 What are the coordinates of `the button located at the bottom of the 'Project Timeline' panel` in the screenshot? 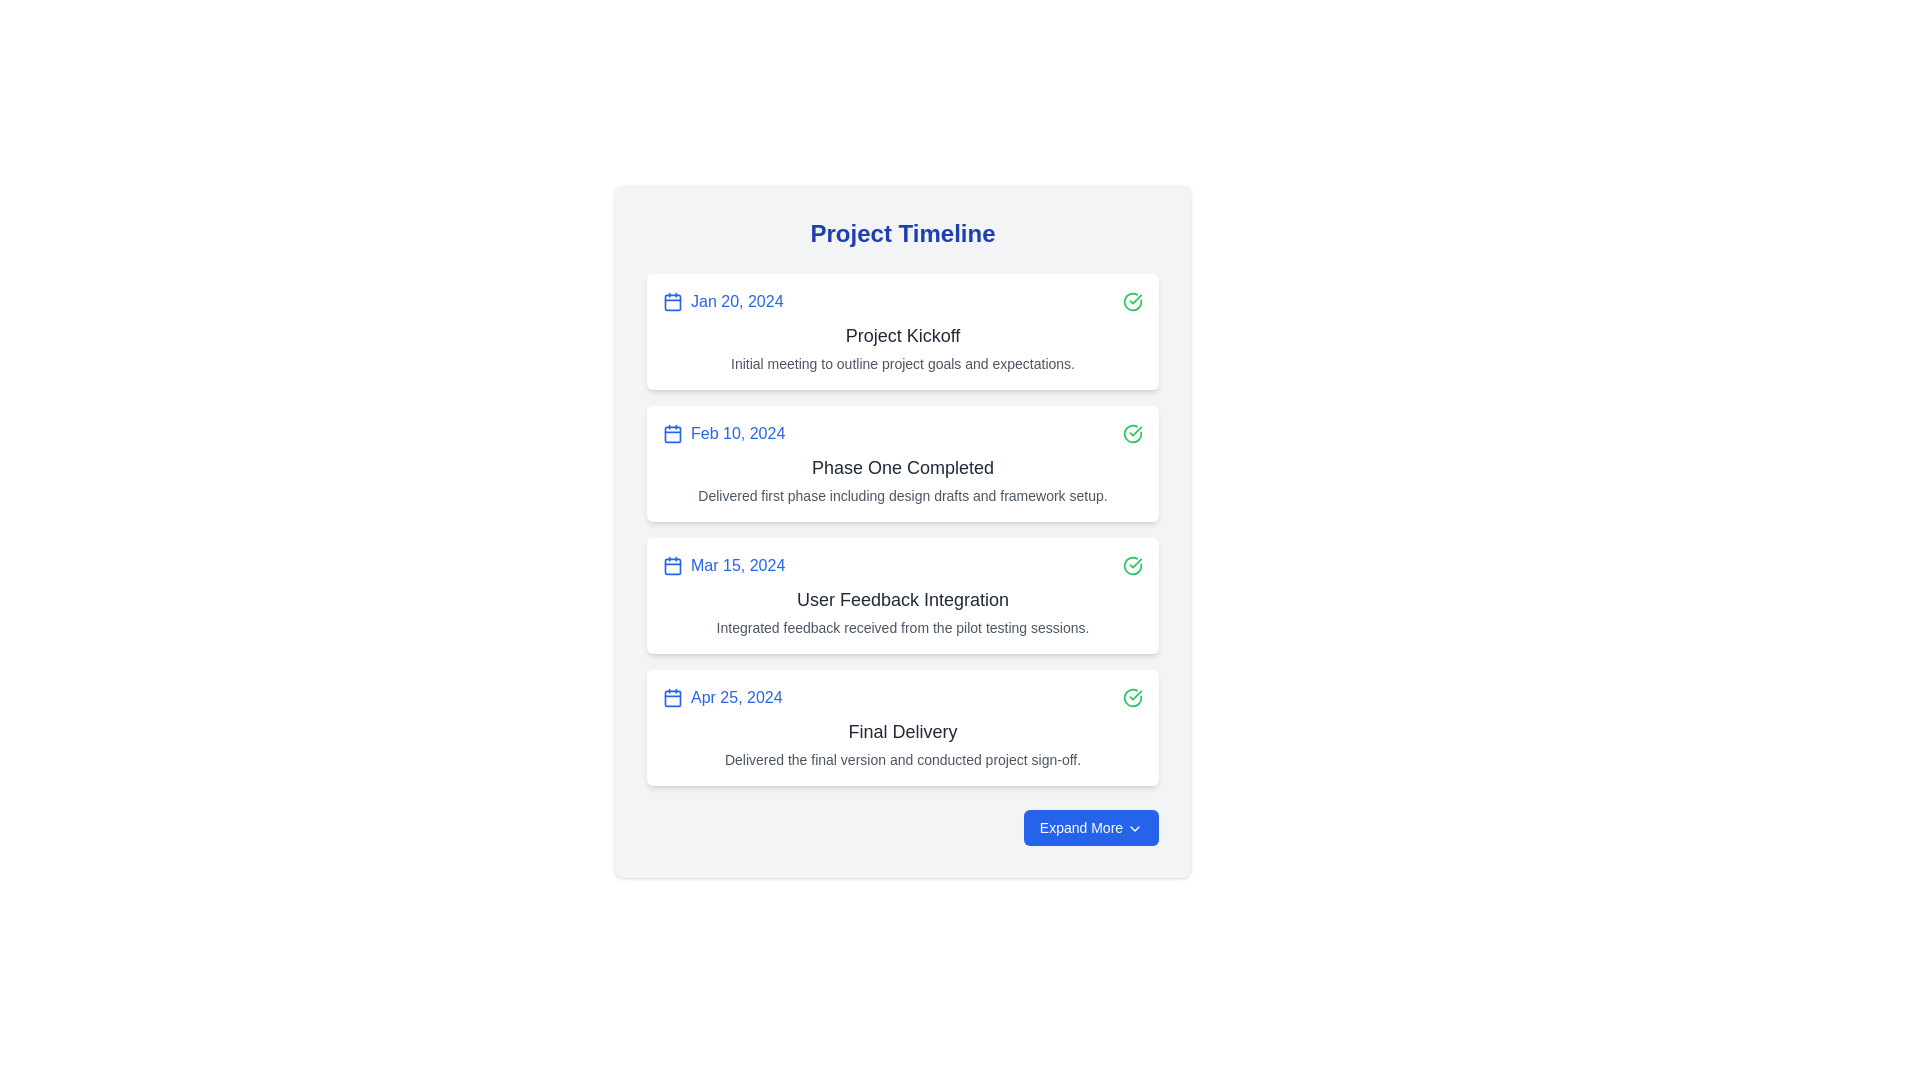 It's located at (901, 828).